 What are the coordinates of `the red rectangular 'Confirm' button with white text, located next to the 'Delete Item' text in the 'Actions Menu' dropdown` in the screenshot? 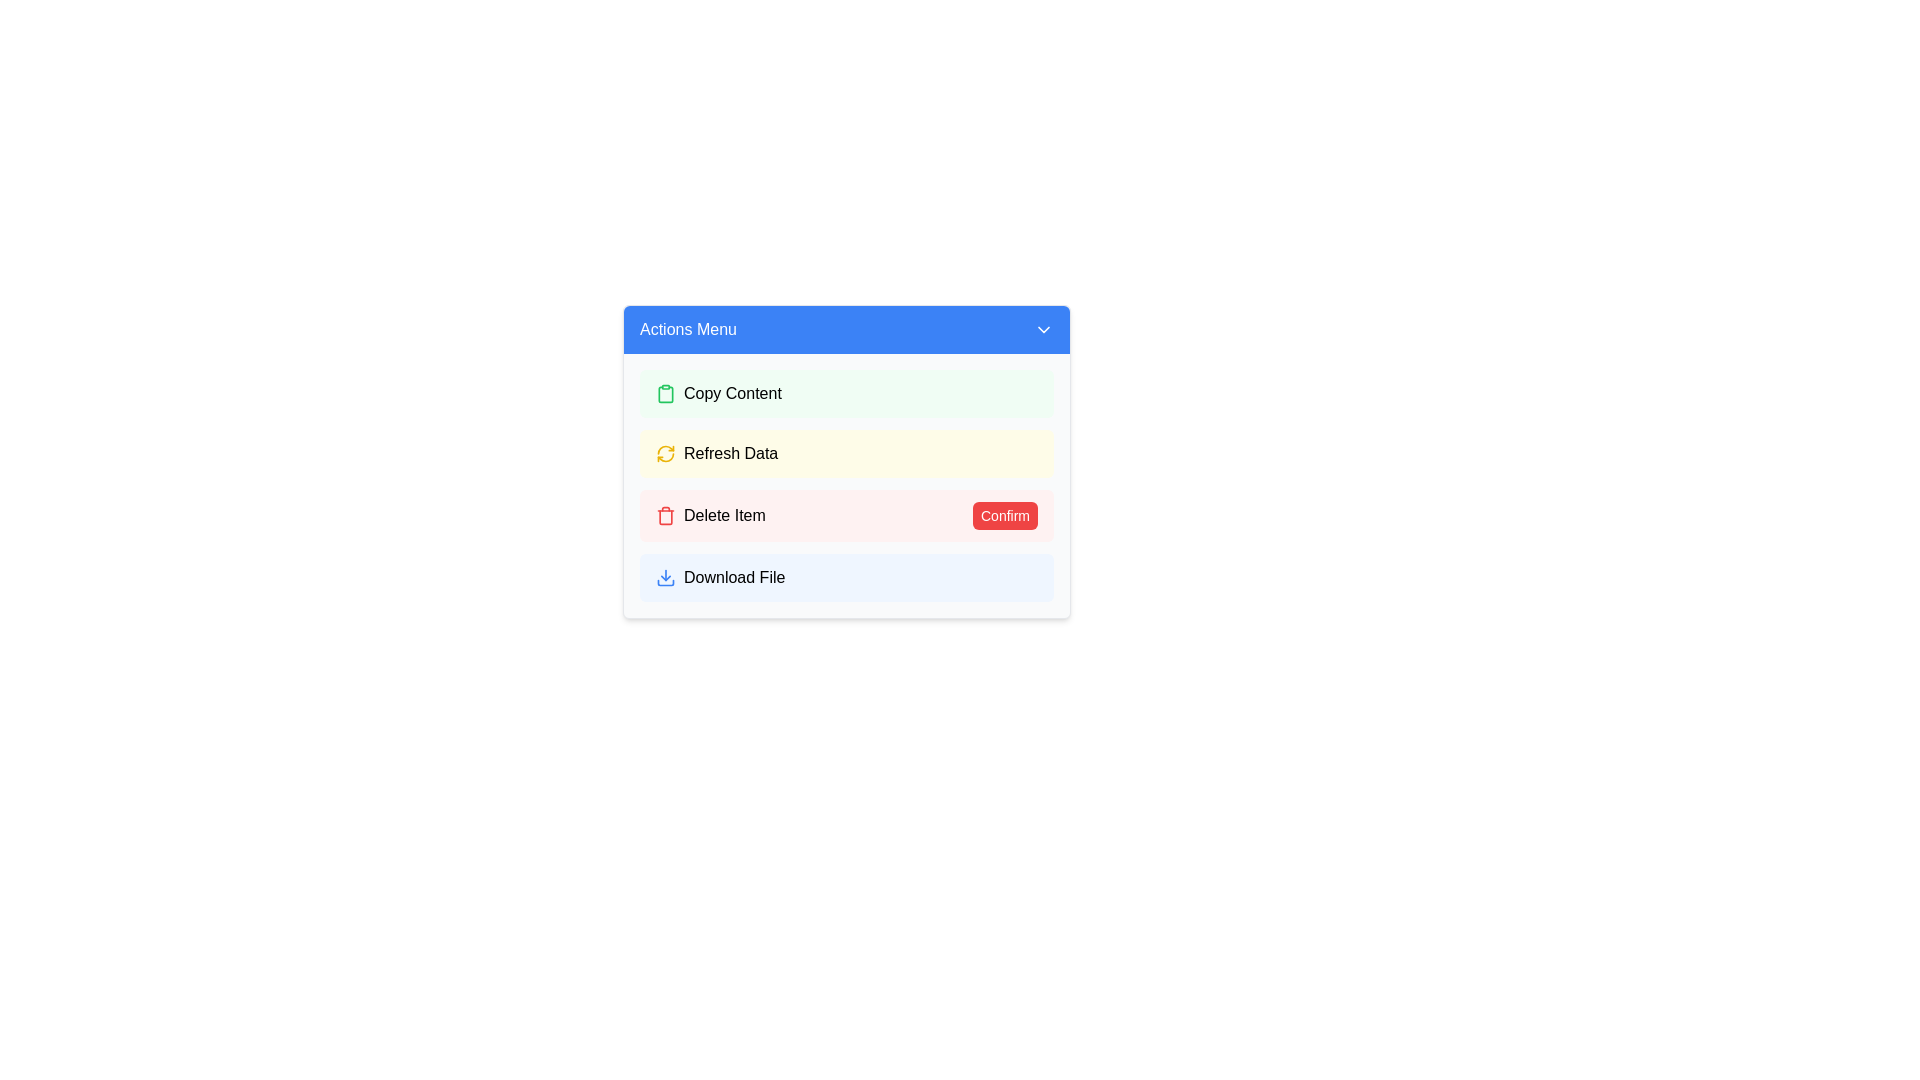 It's located at (1005, 515).